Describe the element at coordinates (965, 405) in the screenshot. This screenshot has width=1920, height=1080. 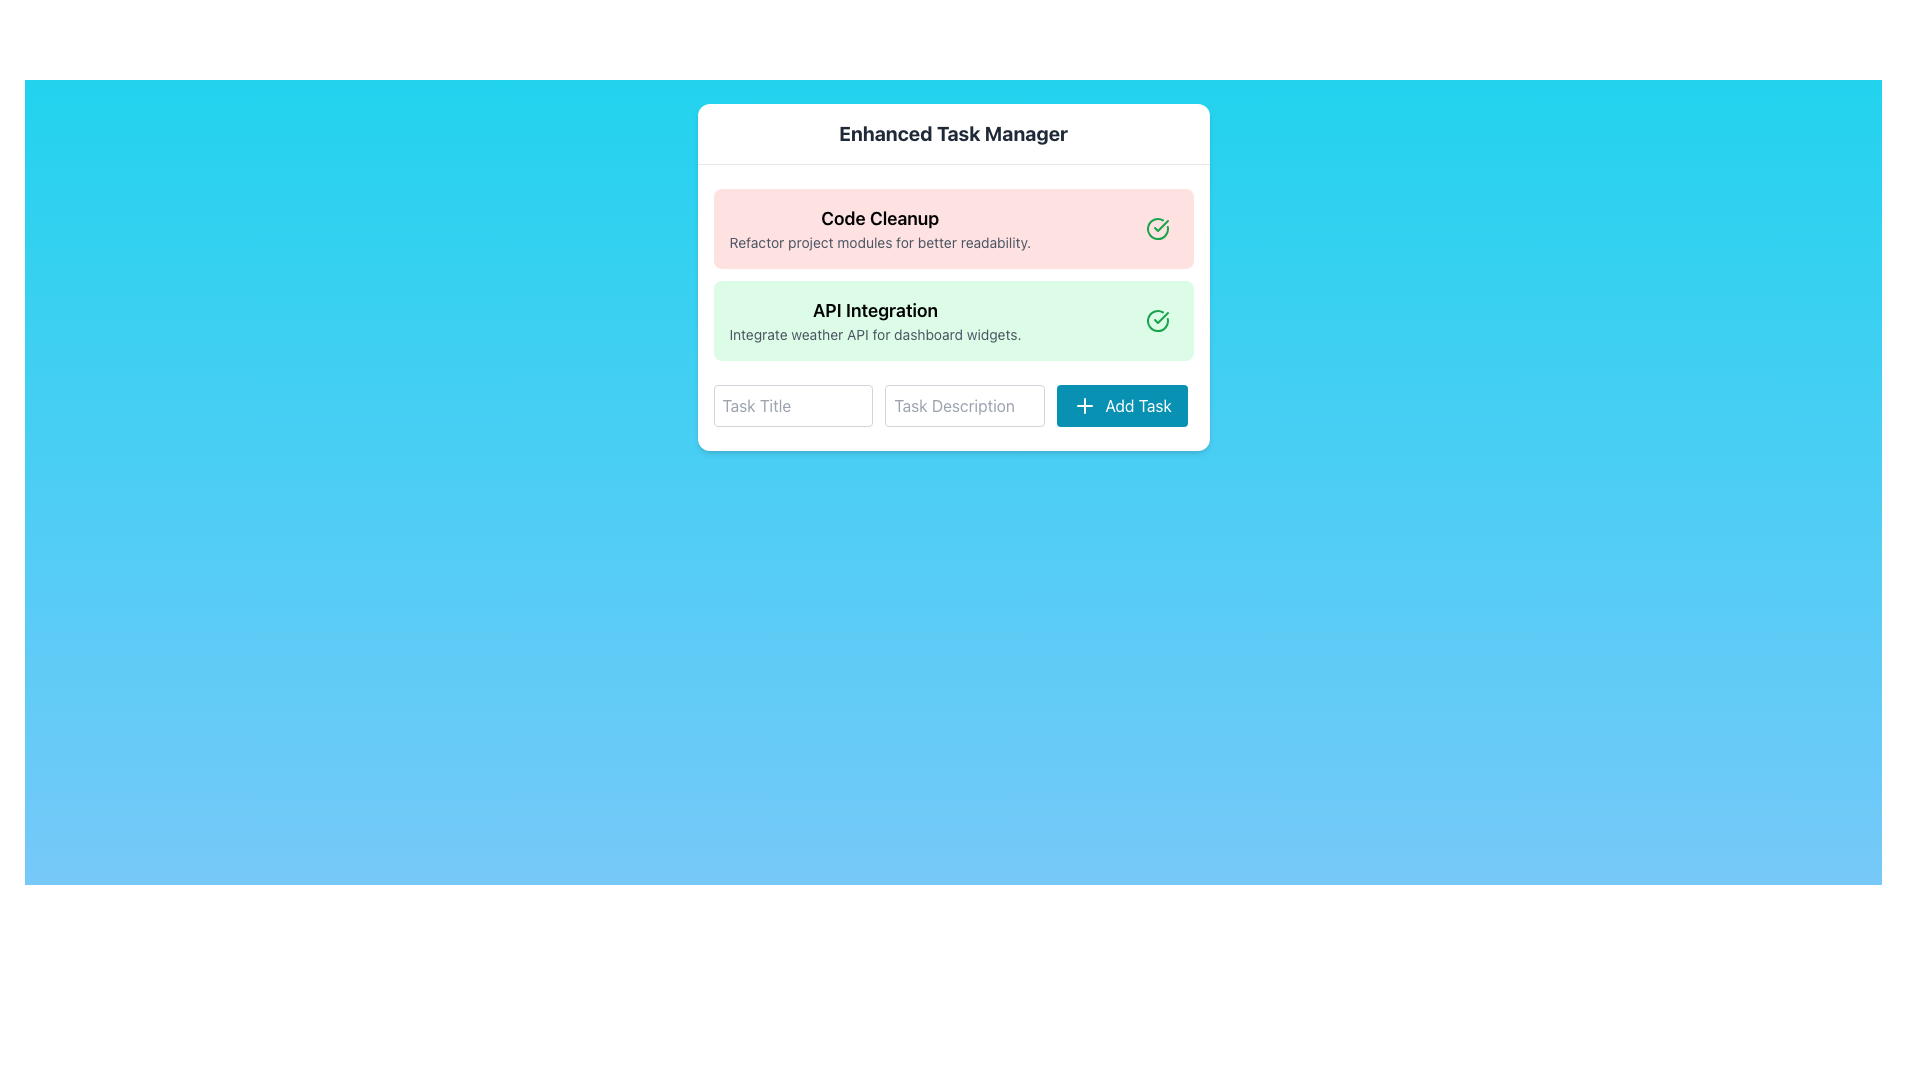
I see `the text input field with the placeholder 'Task Description' to focus on it` at that location.